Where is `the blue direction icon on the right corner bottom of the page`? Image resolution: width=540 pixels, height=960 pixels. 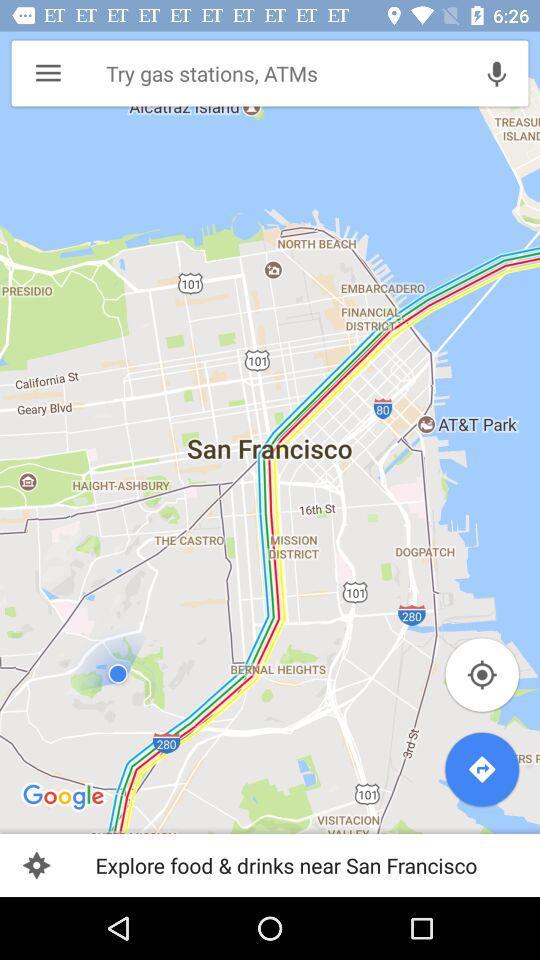
the blue direction icon on the right corner bottom of the page is located at coordinates (481, 769).